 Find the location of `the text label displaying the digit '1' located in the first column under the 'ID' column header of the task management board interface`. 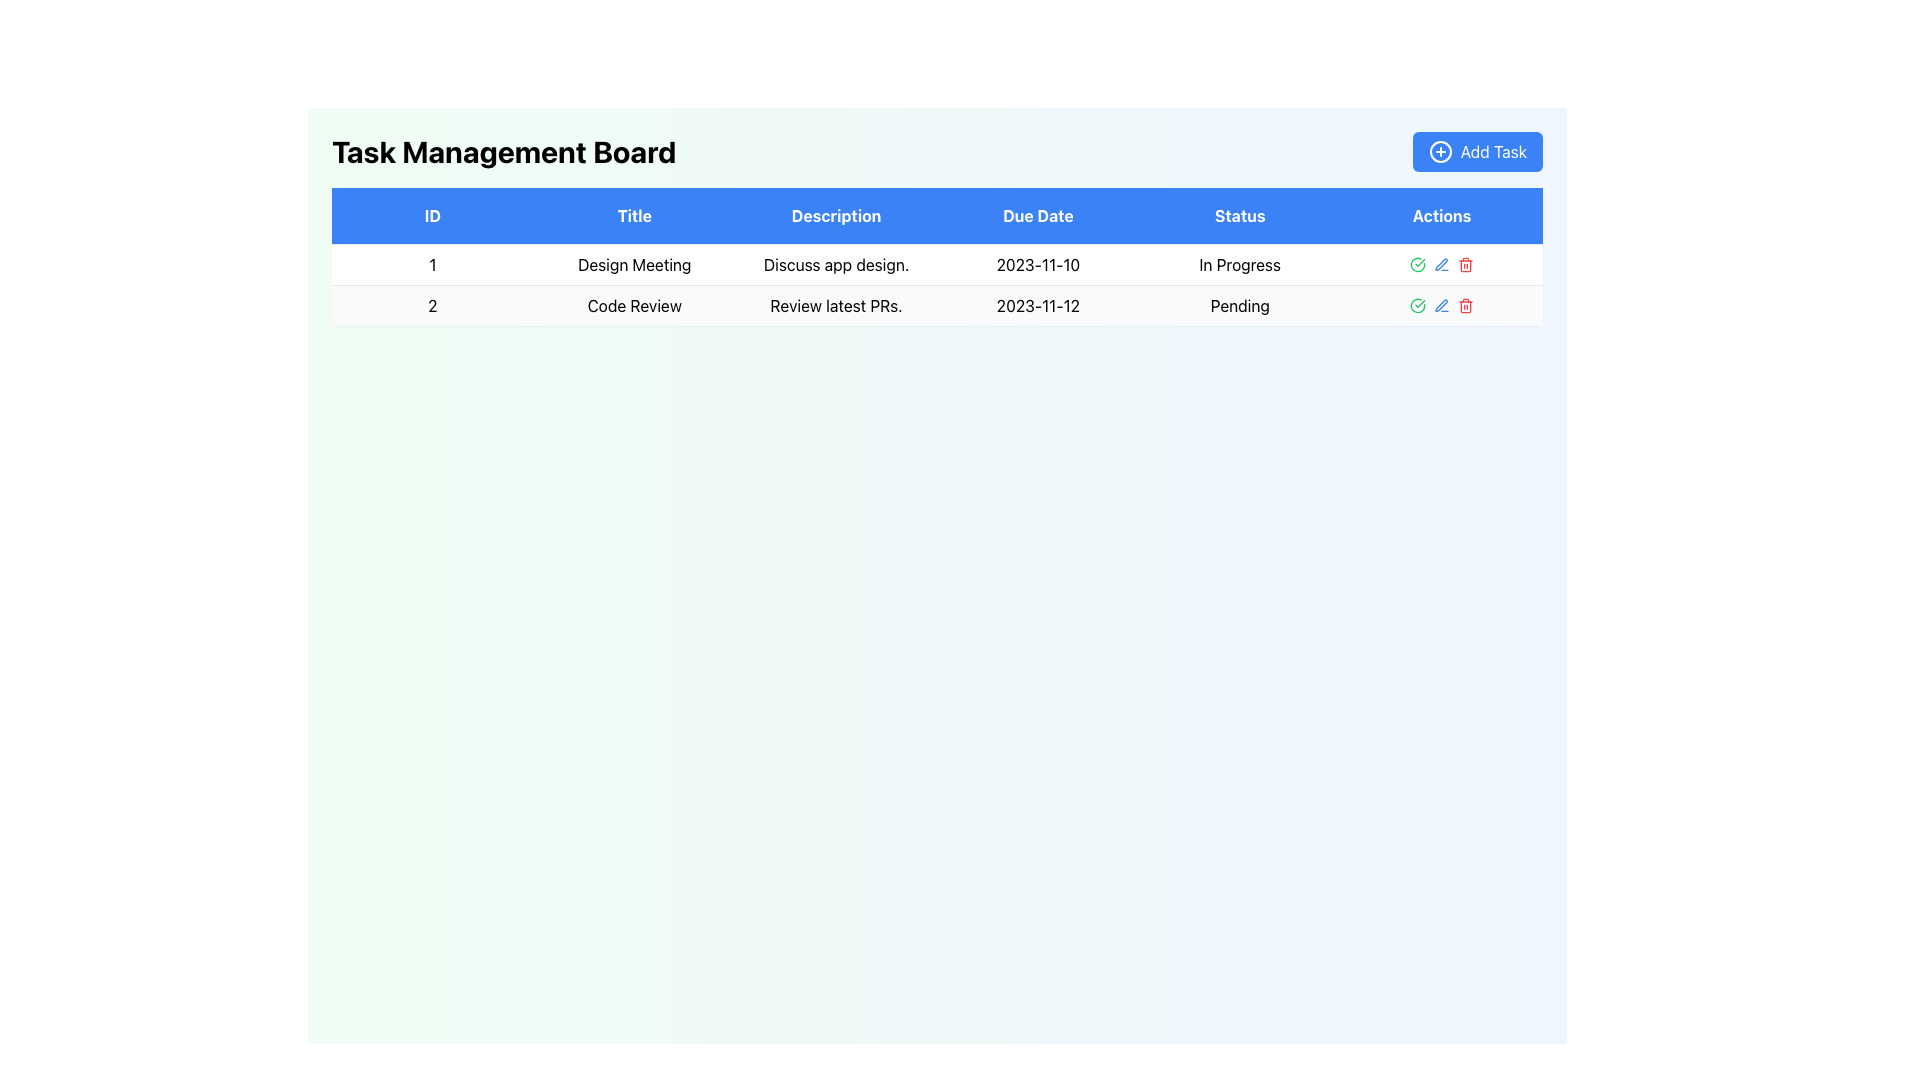

the text label displaying the digit '1' located in the first column under the 'ID' column header of the task management board interface is located at coordinates (431, 264).